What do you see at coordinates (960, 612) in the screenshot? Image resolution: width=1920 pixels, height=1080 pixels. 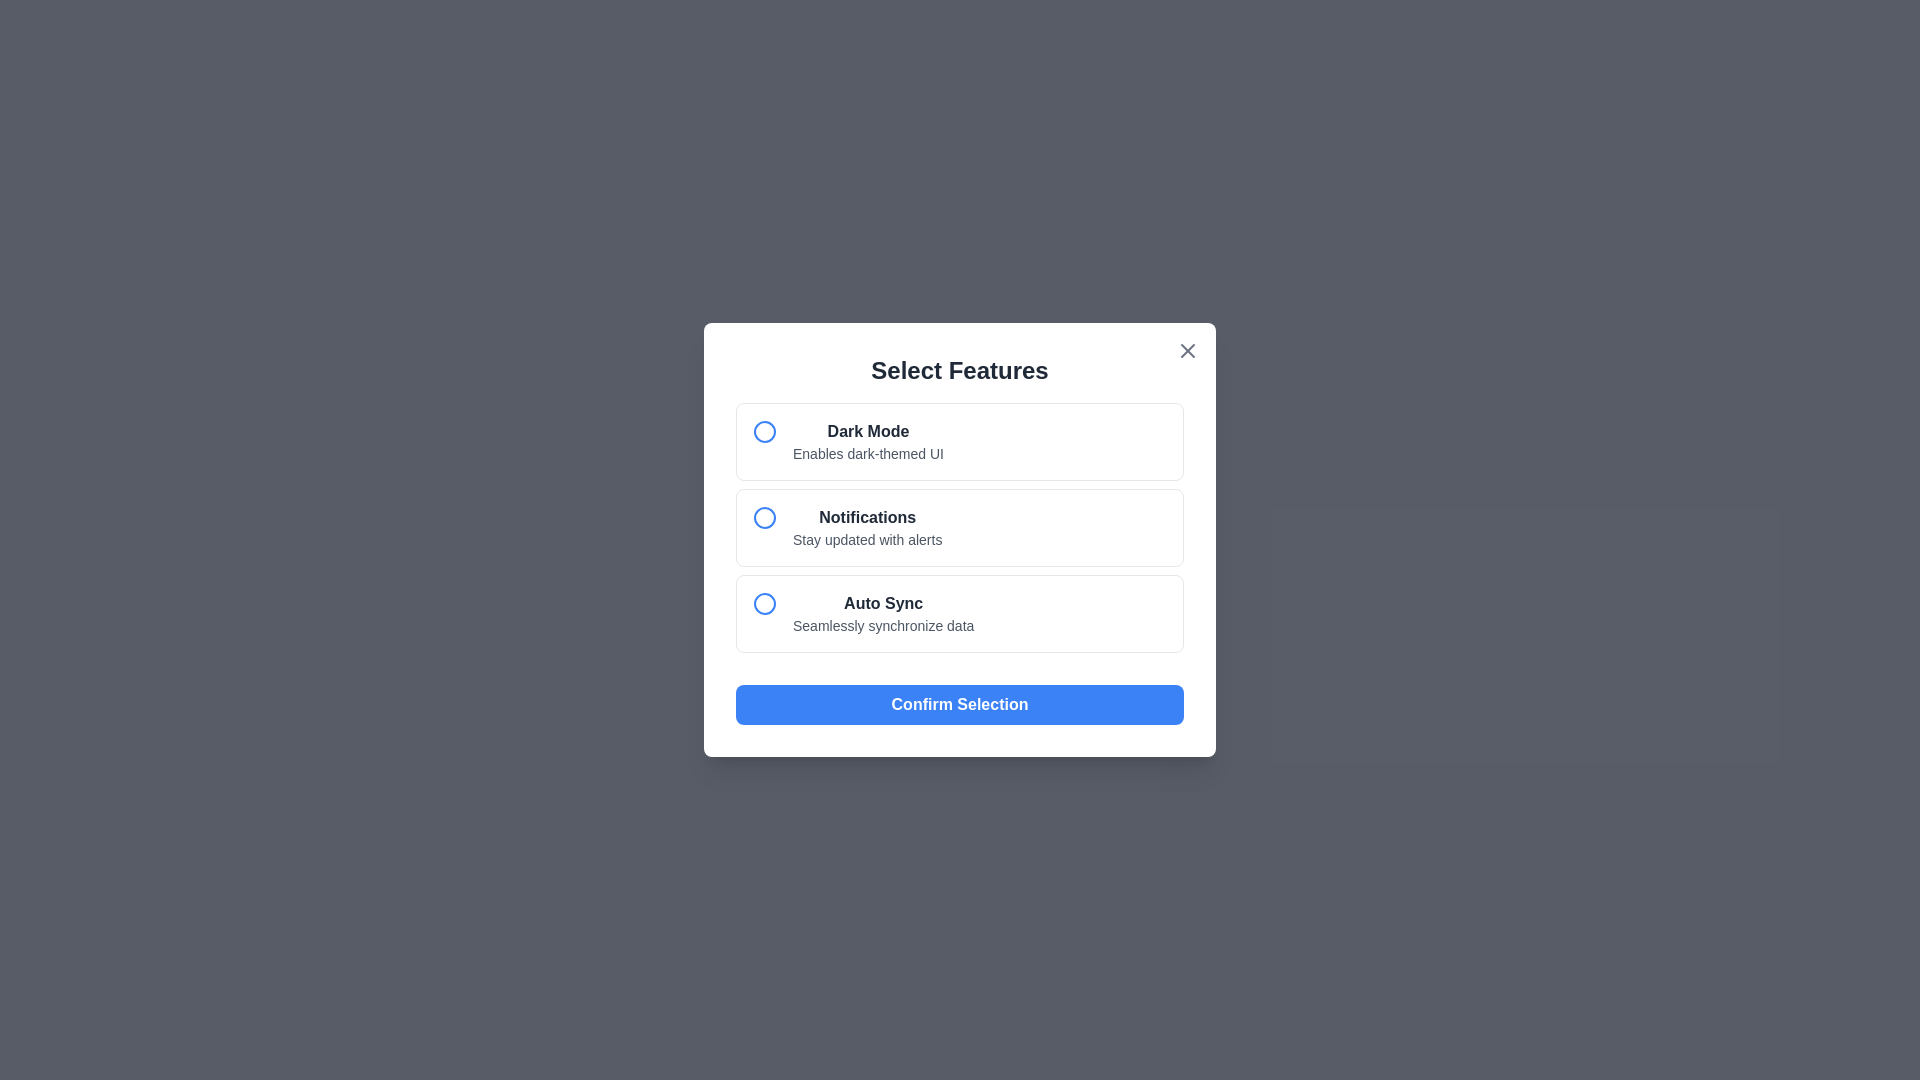 I see `the option corresponding to Auto Sync to select it` at bounding box center [960, 612].